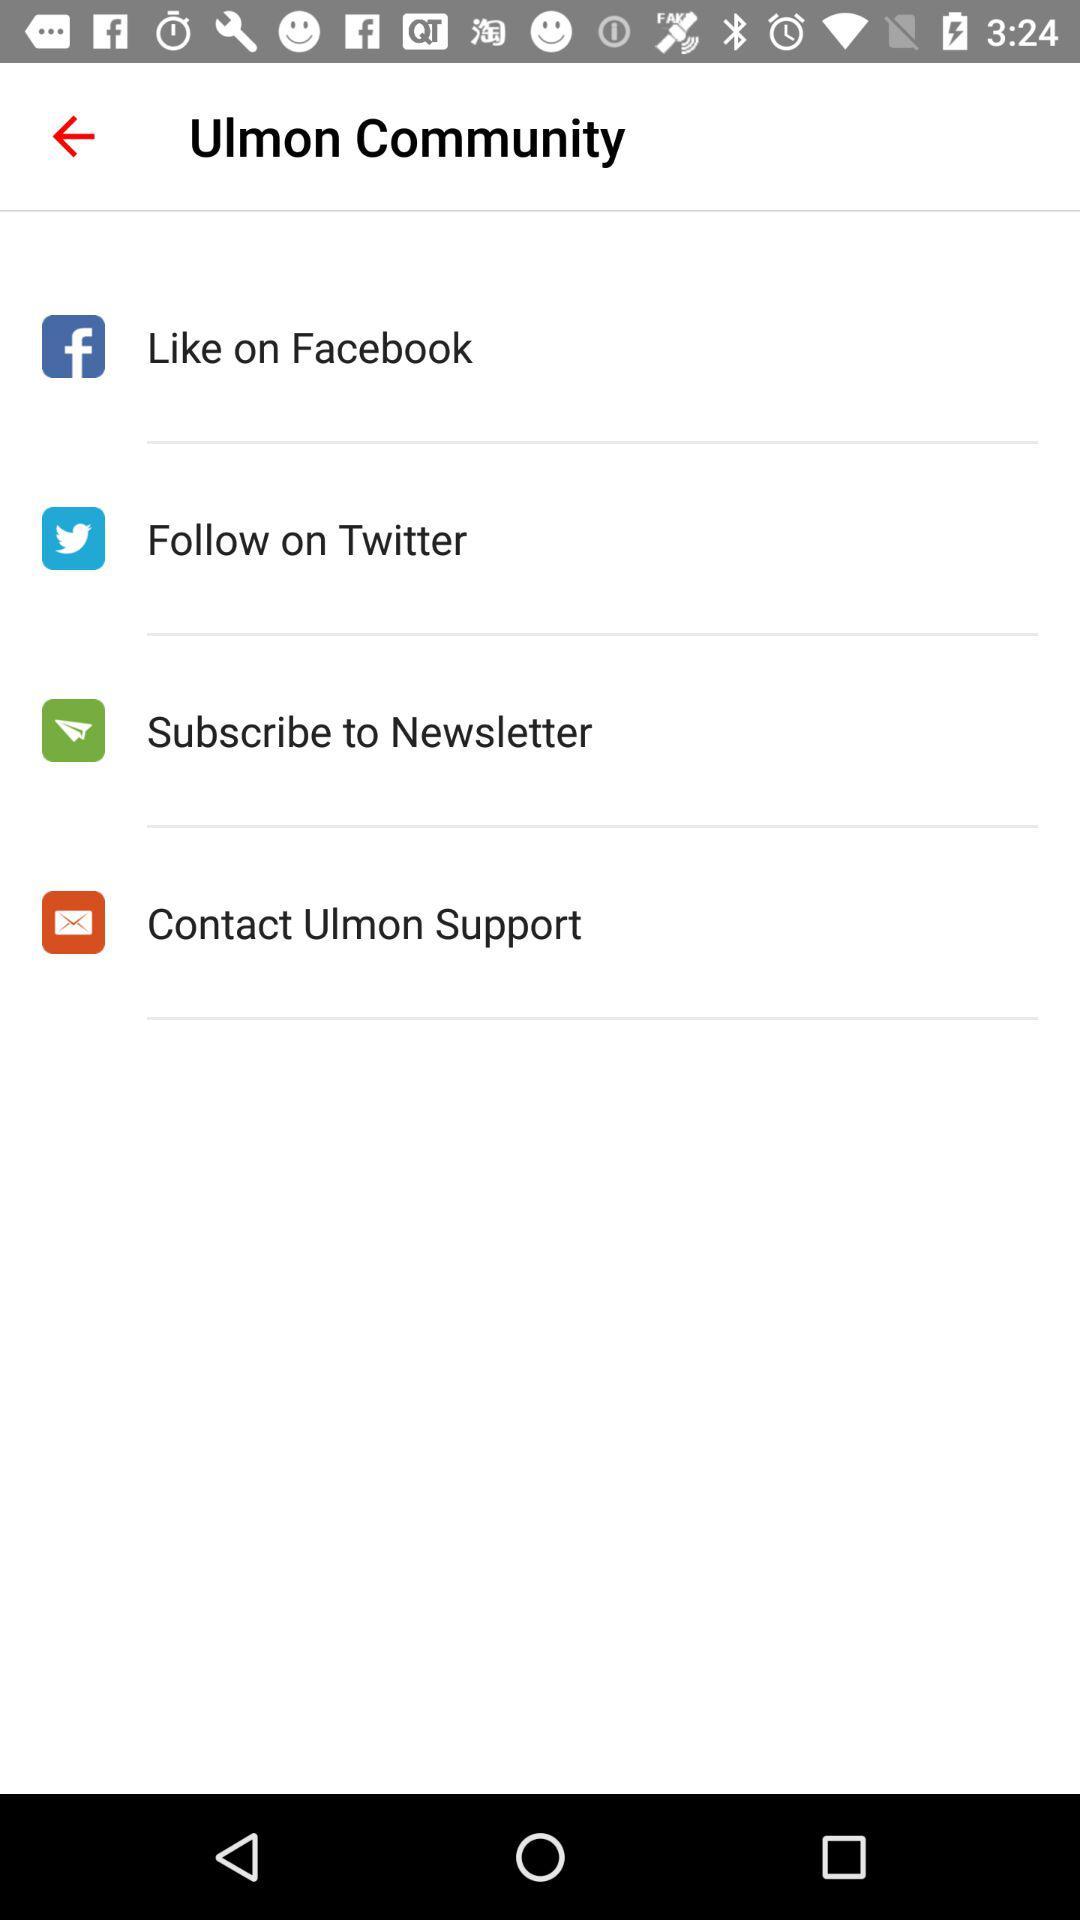  What do you see at coordinates (72, 135) in the screenshot?
I see `the icon to the left of ulmon community icon` at bounding box center [72, 135].